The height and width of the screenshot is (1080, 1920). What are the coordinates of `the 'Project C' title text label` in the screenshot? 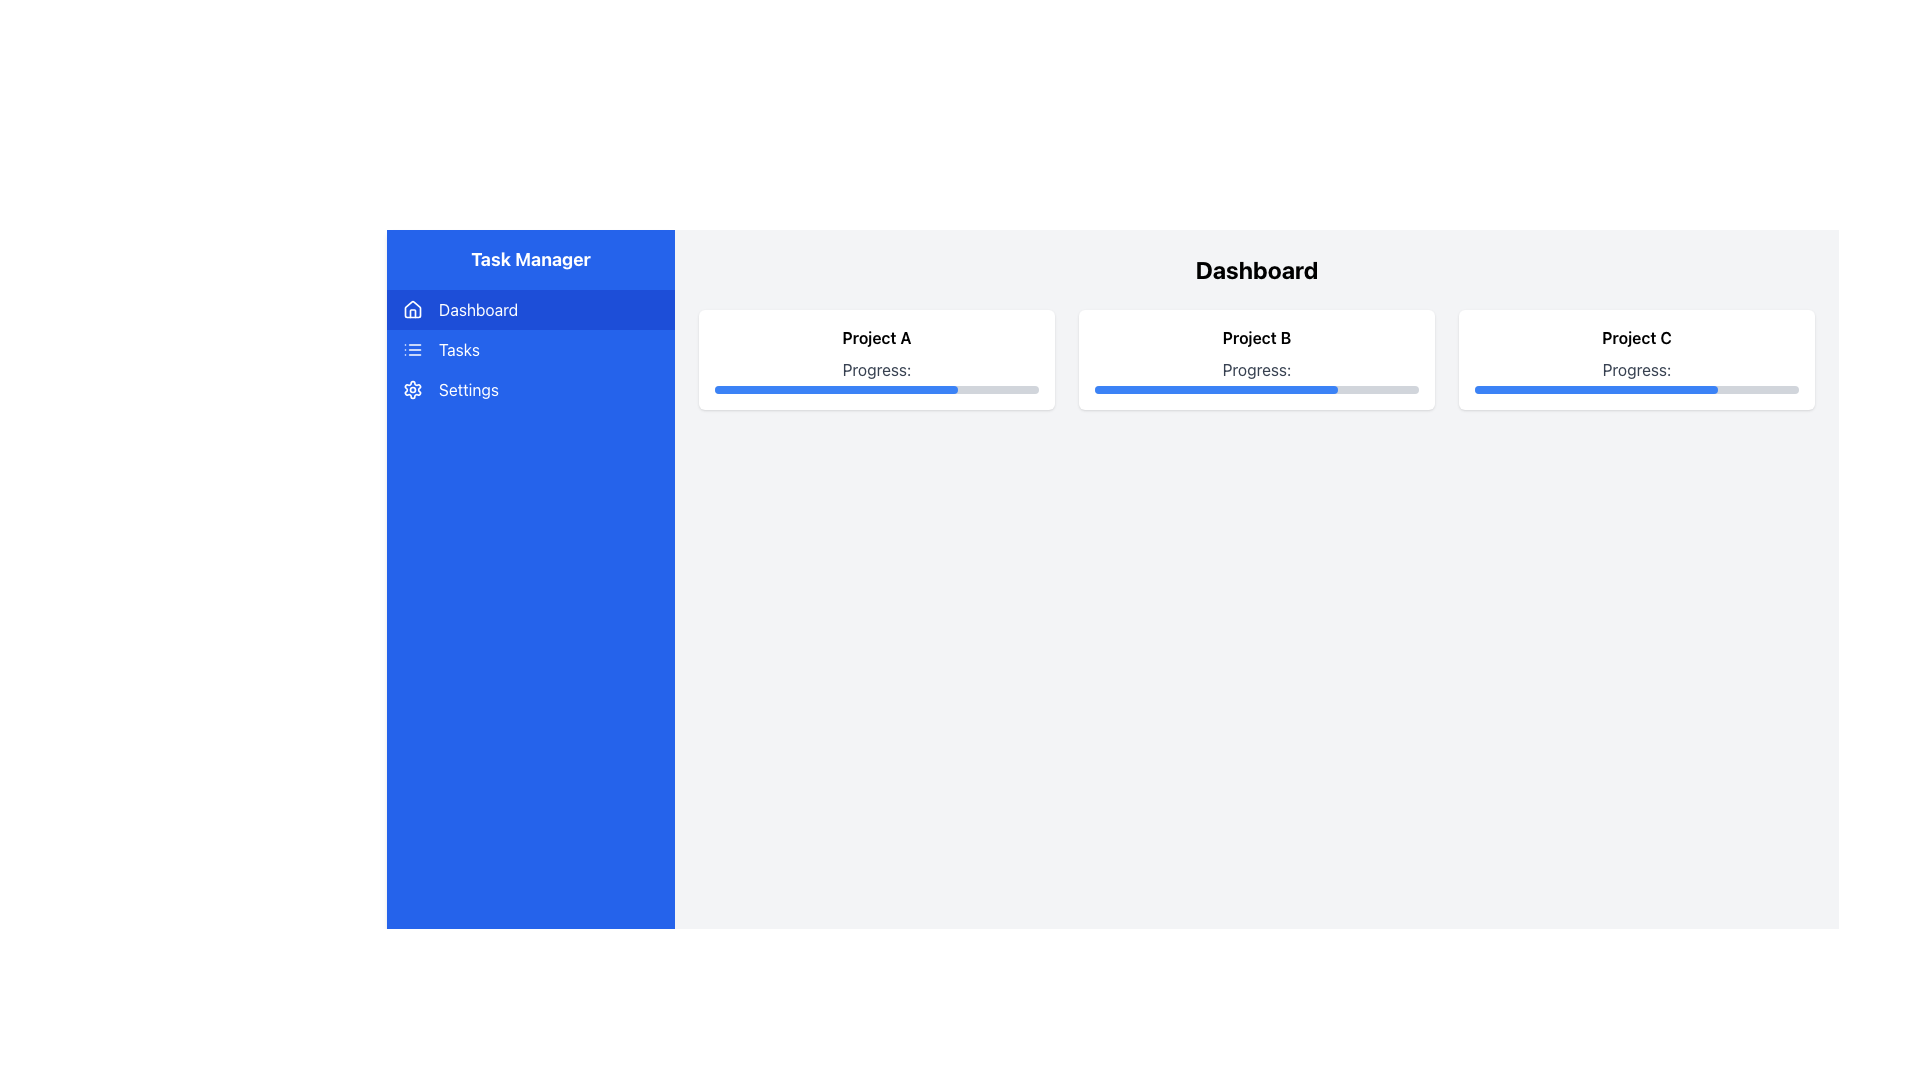 It's located at (1636, 337).